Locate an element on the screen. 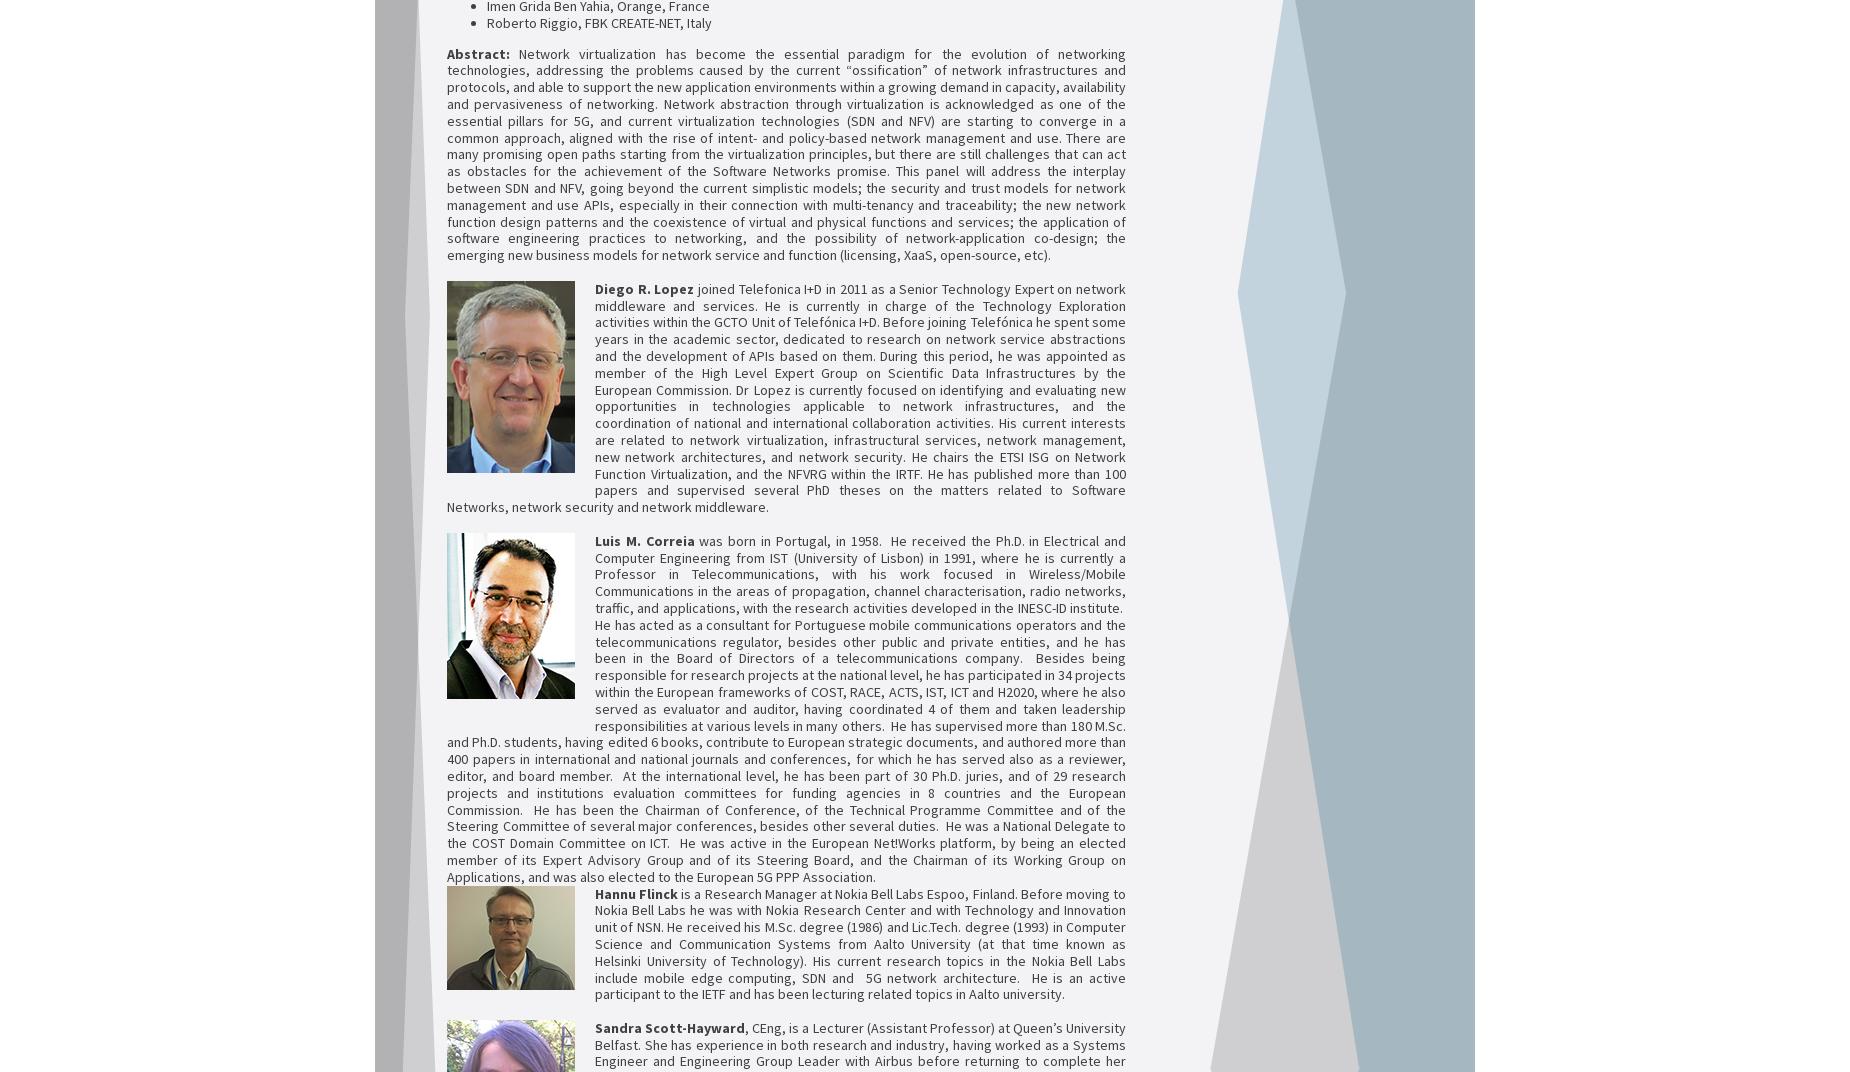 The image size is (1850, 1072). 'Sandra Scott-Hayward' is located at coordinates (670, 1026).